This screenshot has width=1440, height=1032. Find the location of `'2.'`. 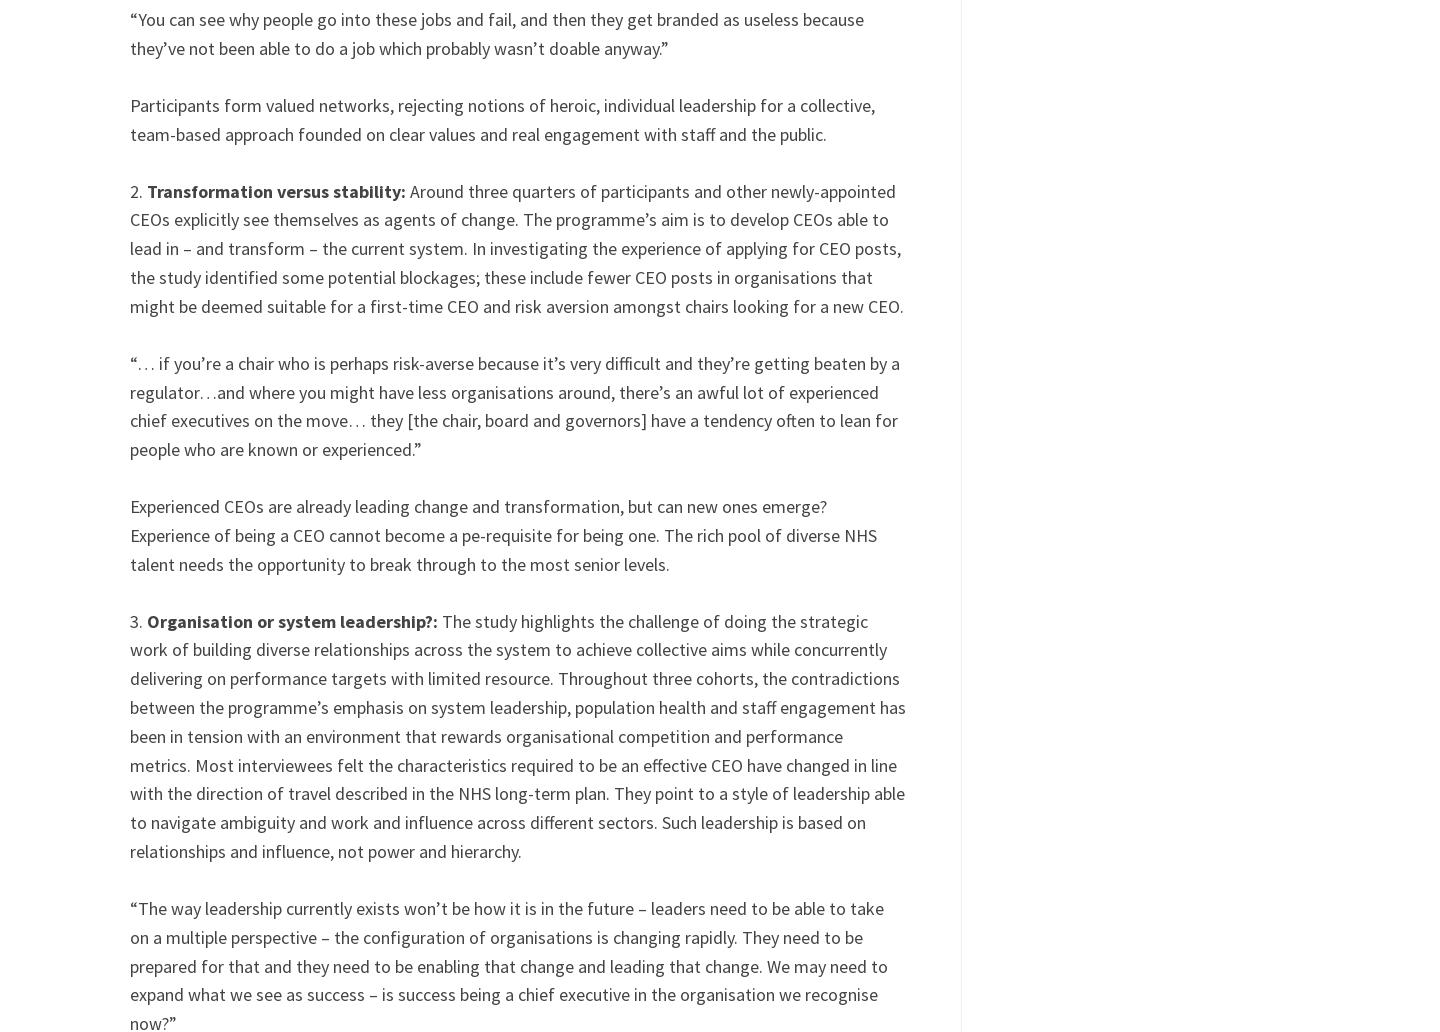

'2.' is located at coordinates (137, 189).